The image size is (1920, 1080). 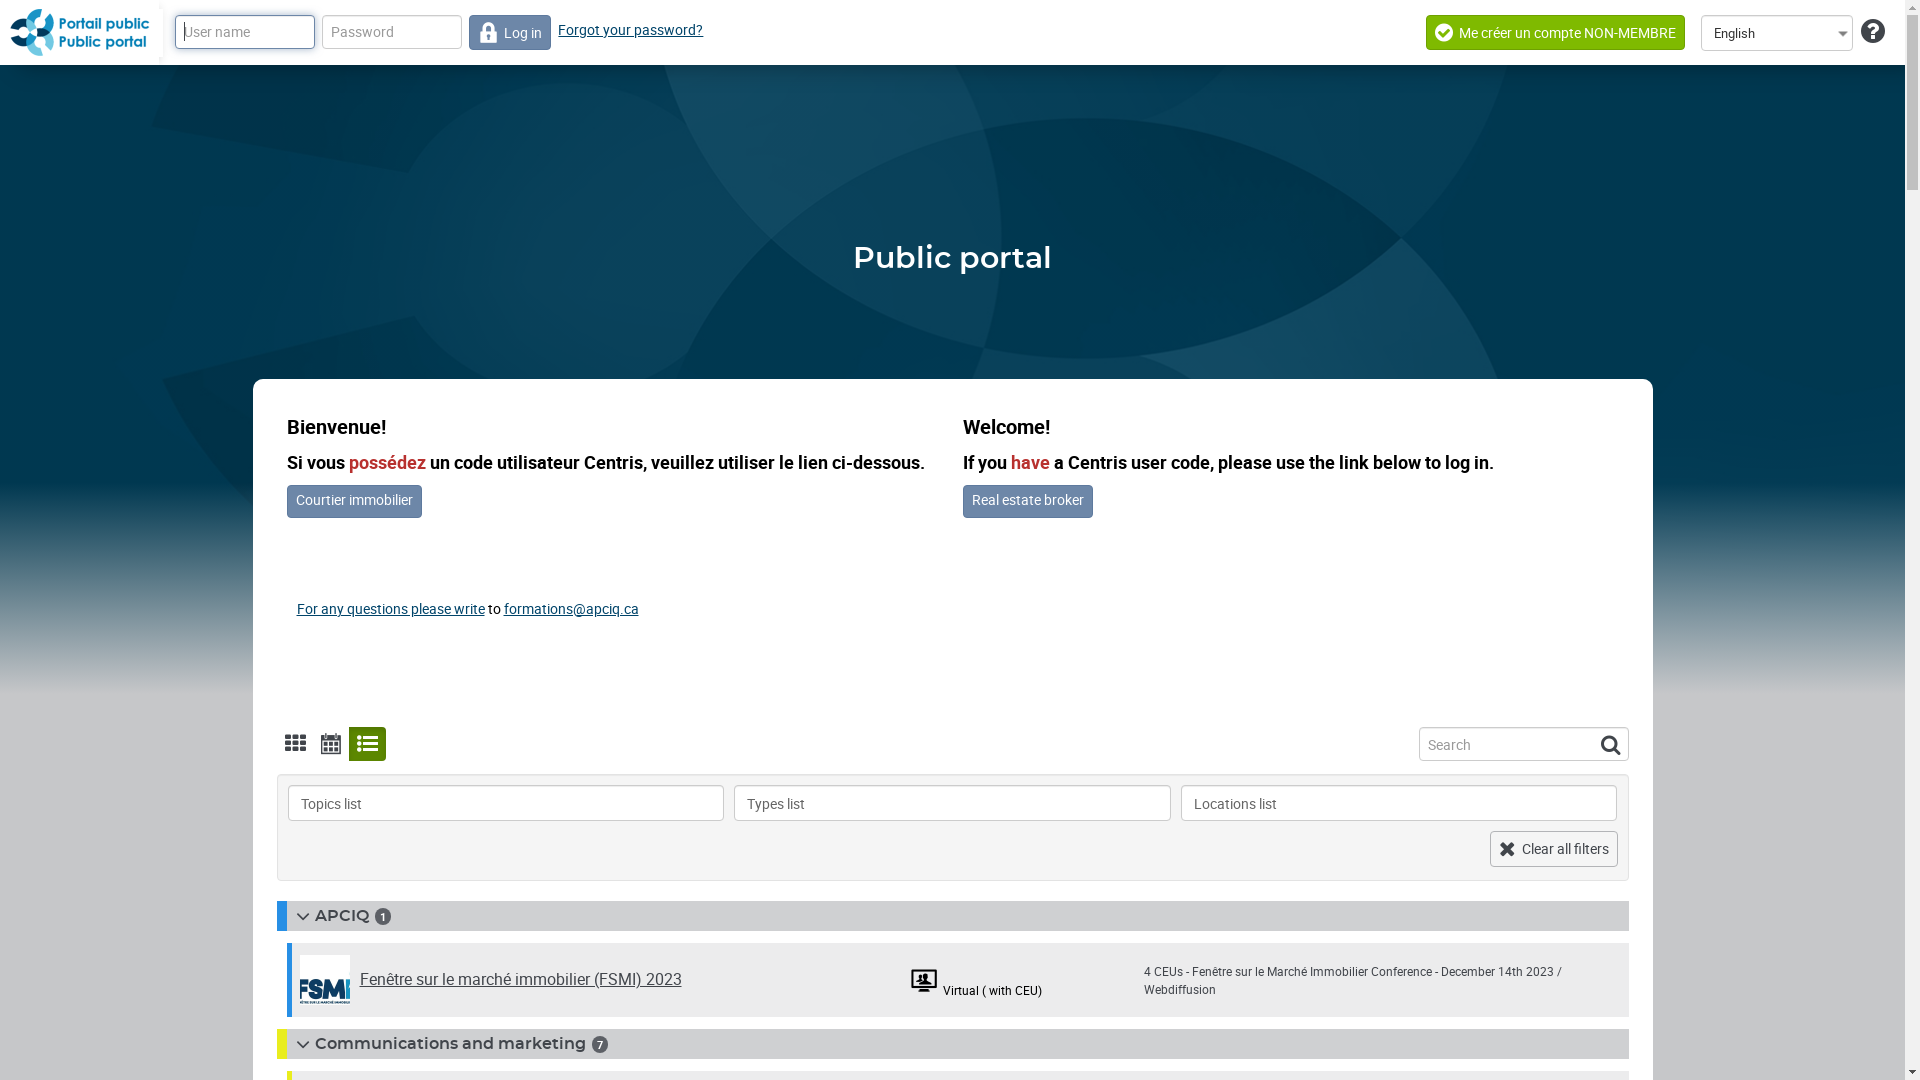 What do you see at coordinates (1027, 500) in the screenshot?
I see `'Real estate broker'` at bounding box center [1027, 500].